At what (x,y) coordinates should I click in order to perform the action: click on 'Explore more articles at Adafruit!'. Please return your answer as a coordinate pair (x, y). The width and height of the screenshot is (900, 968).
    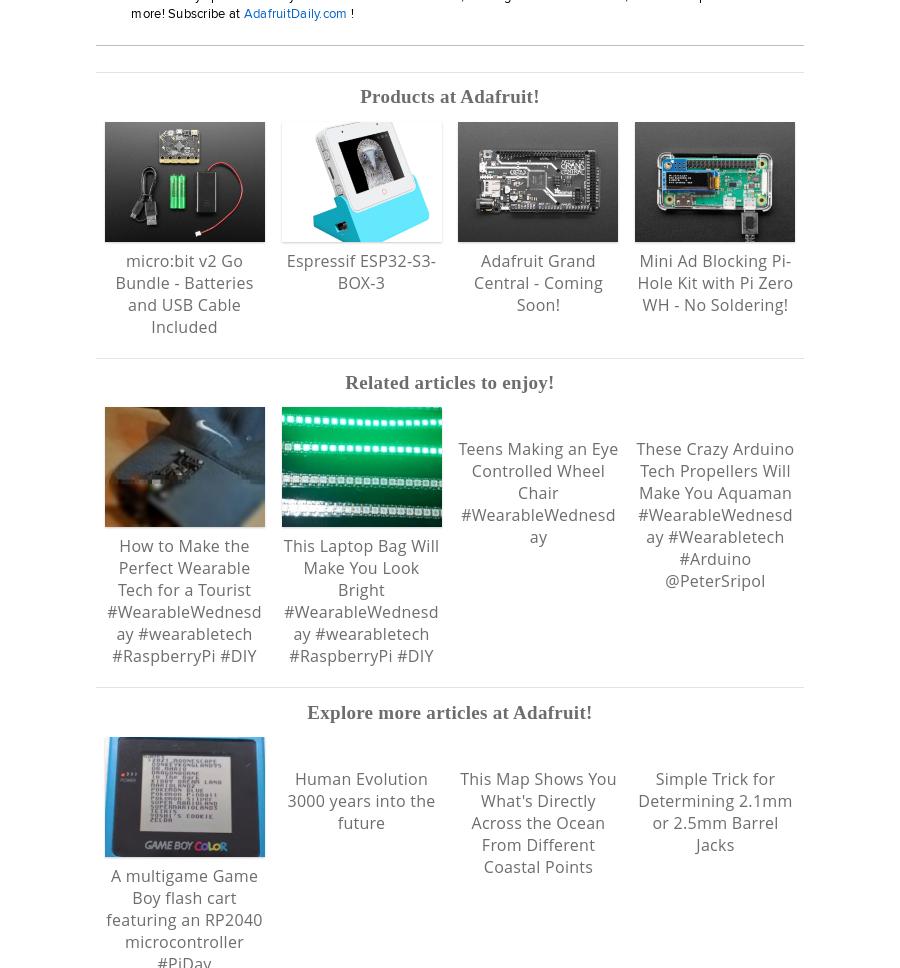
    Looking at the image, I should click on (449, 733).